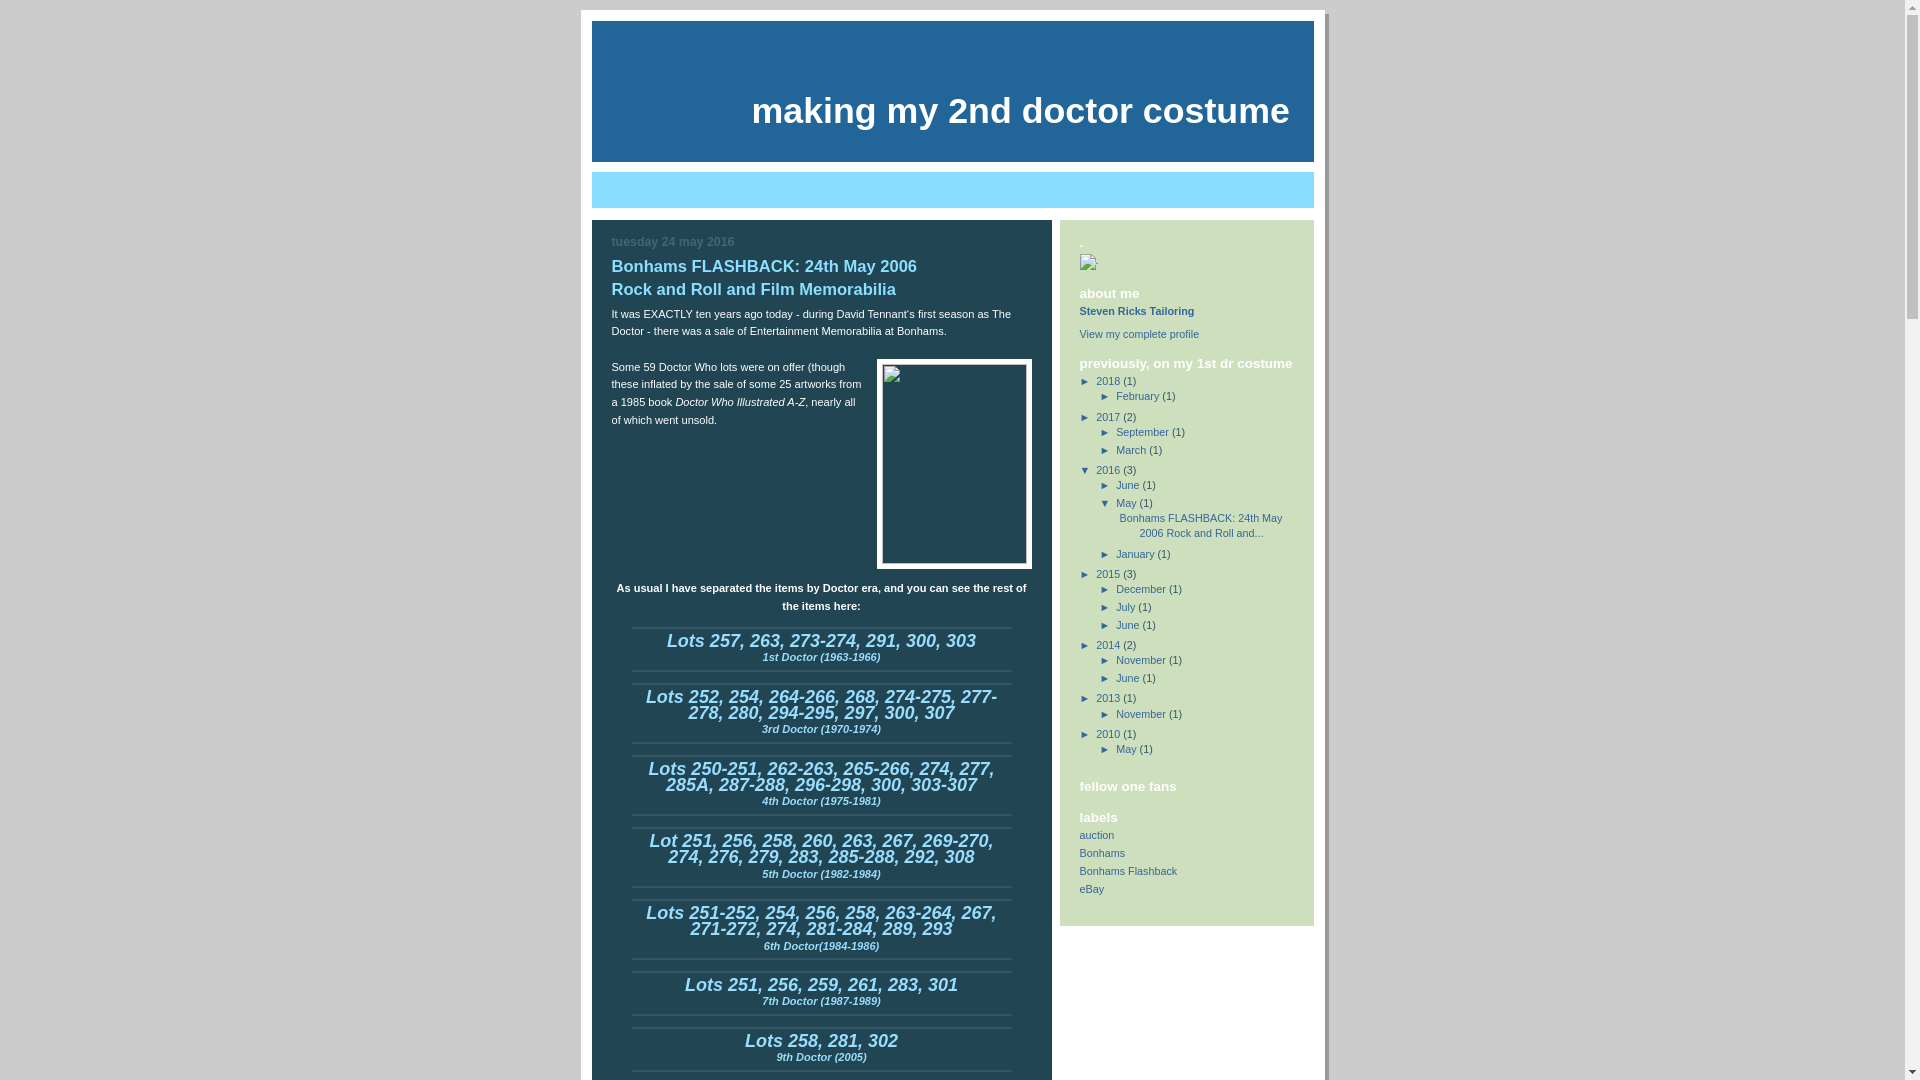 The image size is (1920, 1080). Describe the element at coordinates (1108, 470) in the screenshot. I see `'2016'` at that location.